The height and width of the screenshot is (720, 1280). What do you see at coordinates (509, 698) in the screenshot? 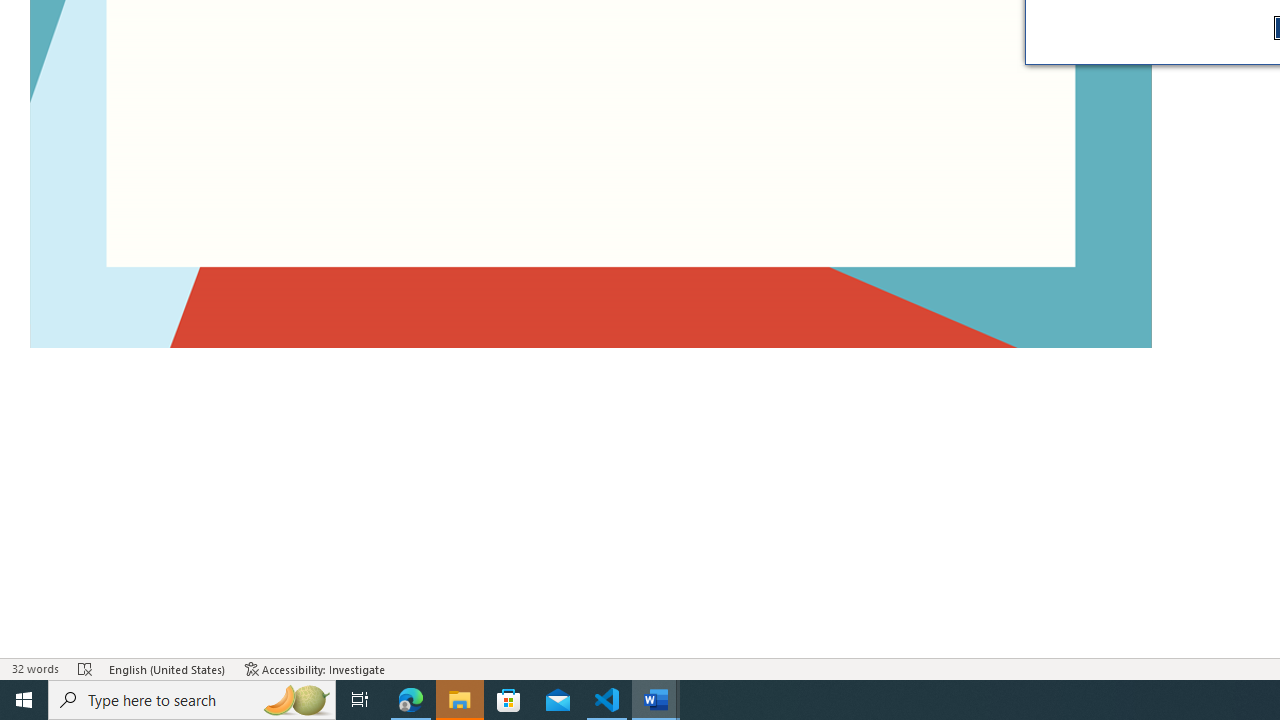
I see `'Microsoft Store'` at bounding box center [509, 698].